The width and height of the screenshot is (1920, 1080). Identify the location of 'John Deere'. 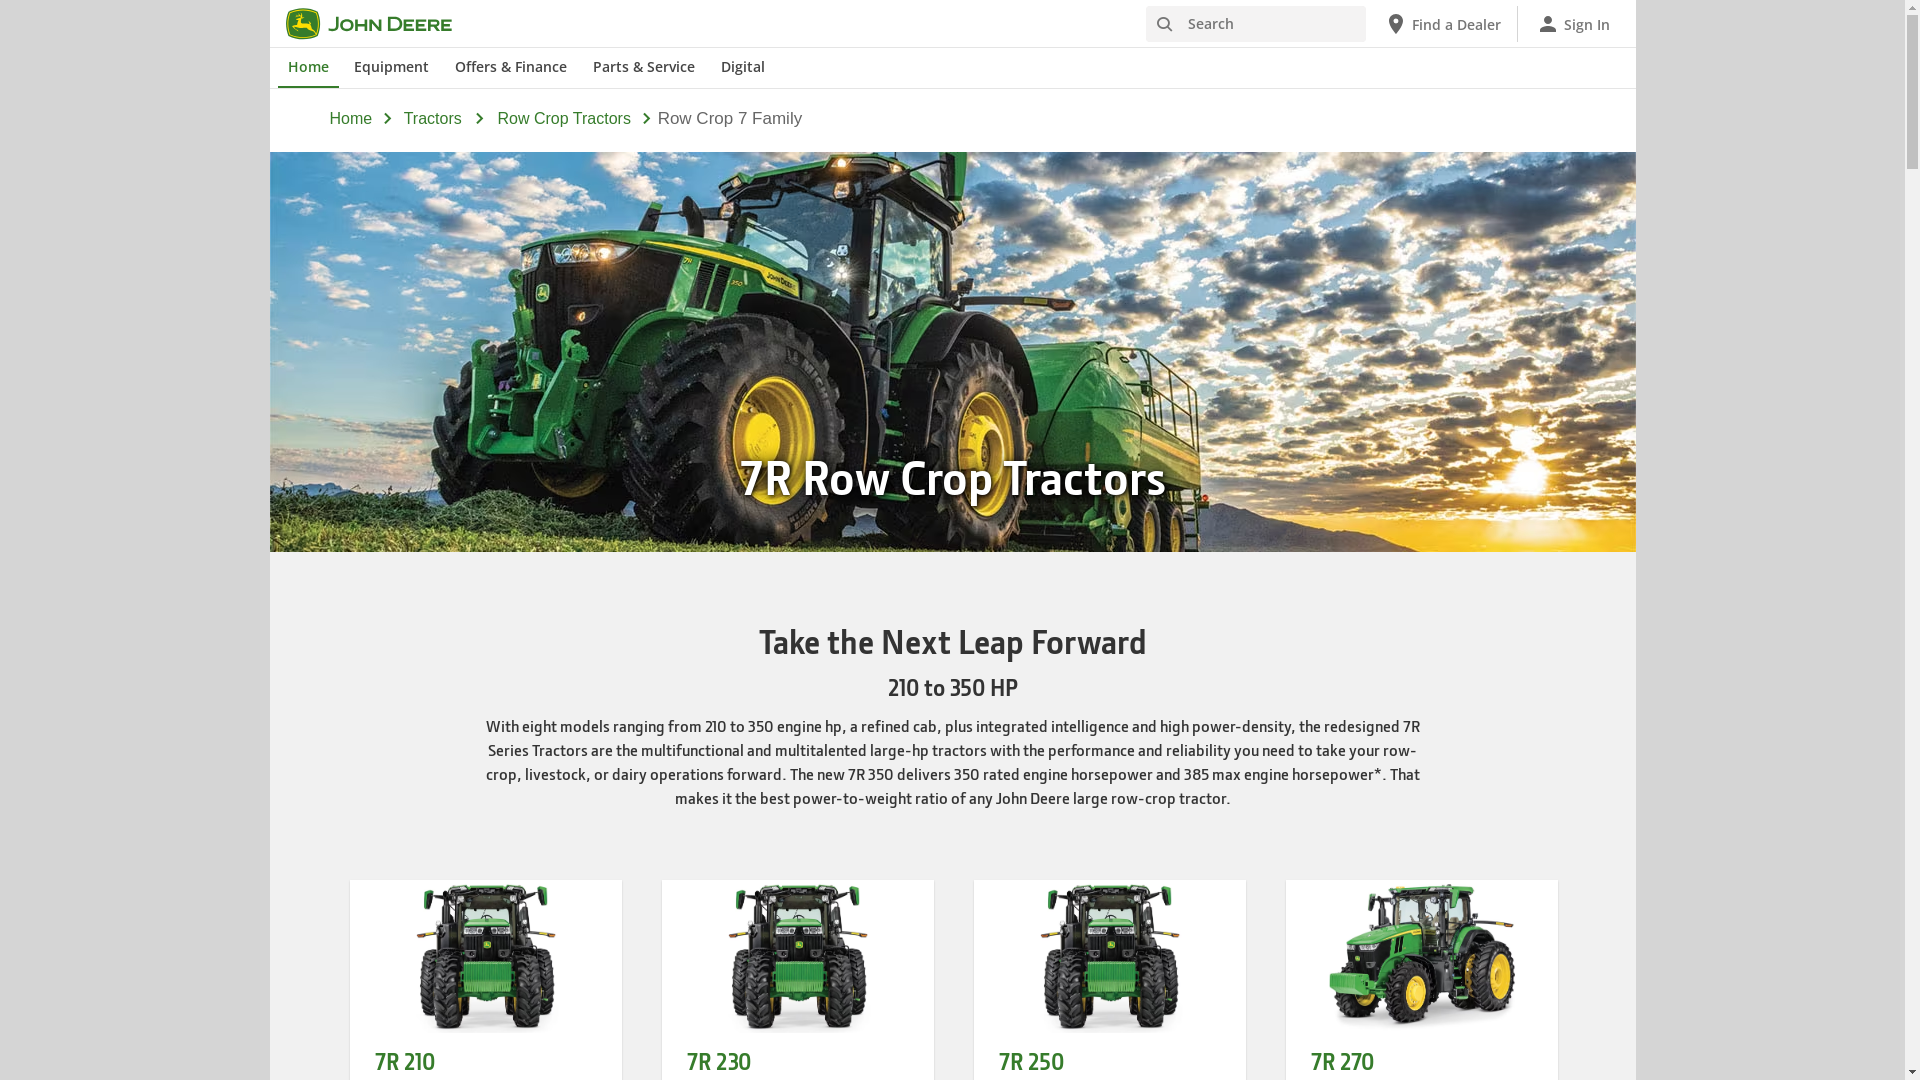
(380, 23).